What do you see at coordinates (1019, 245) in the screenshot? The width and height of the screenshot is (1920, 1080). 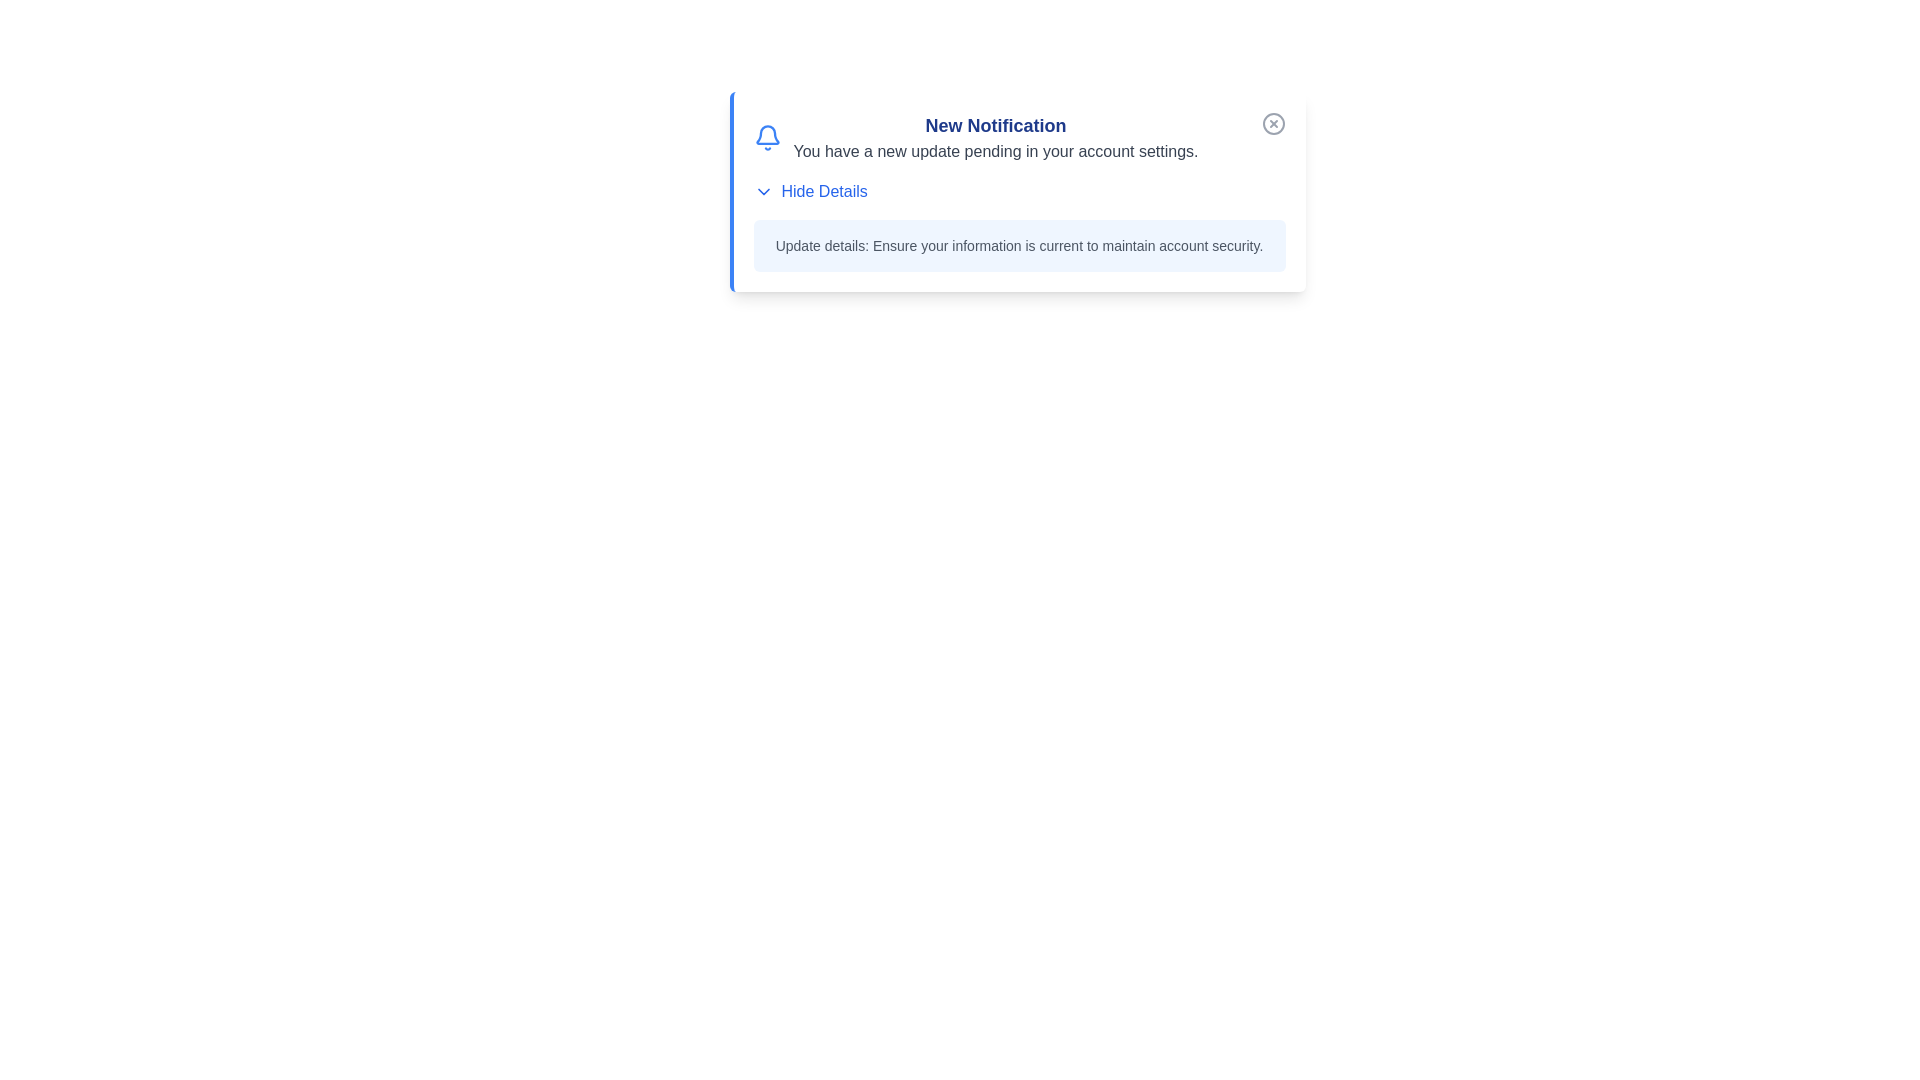 I see `the static informational text box with a light blue background that contains the text 'Update details: Ensure your information is current to maintain account security.'` at bounding box center [1019, 245].